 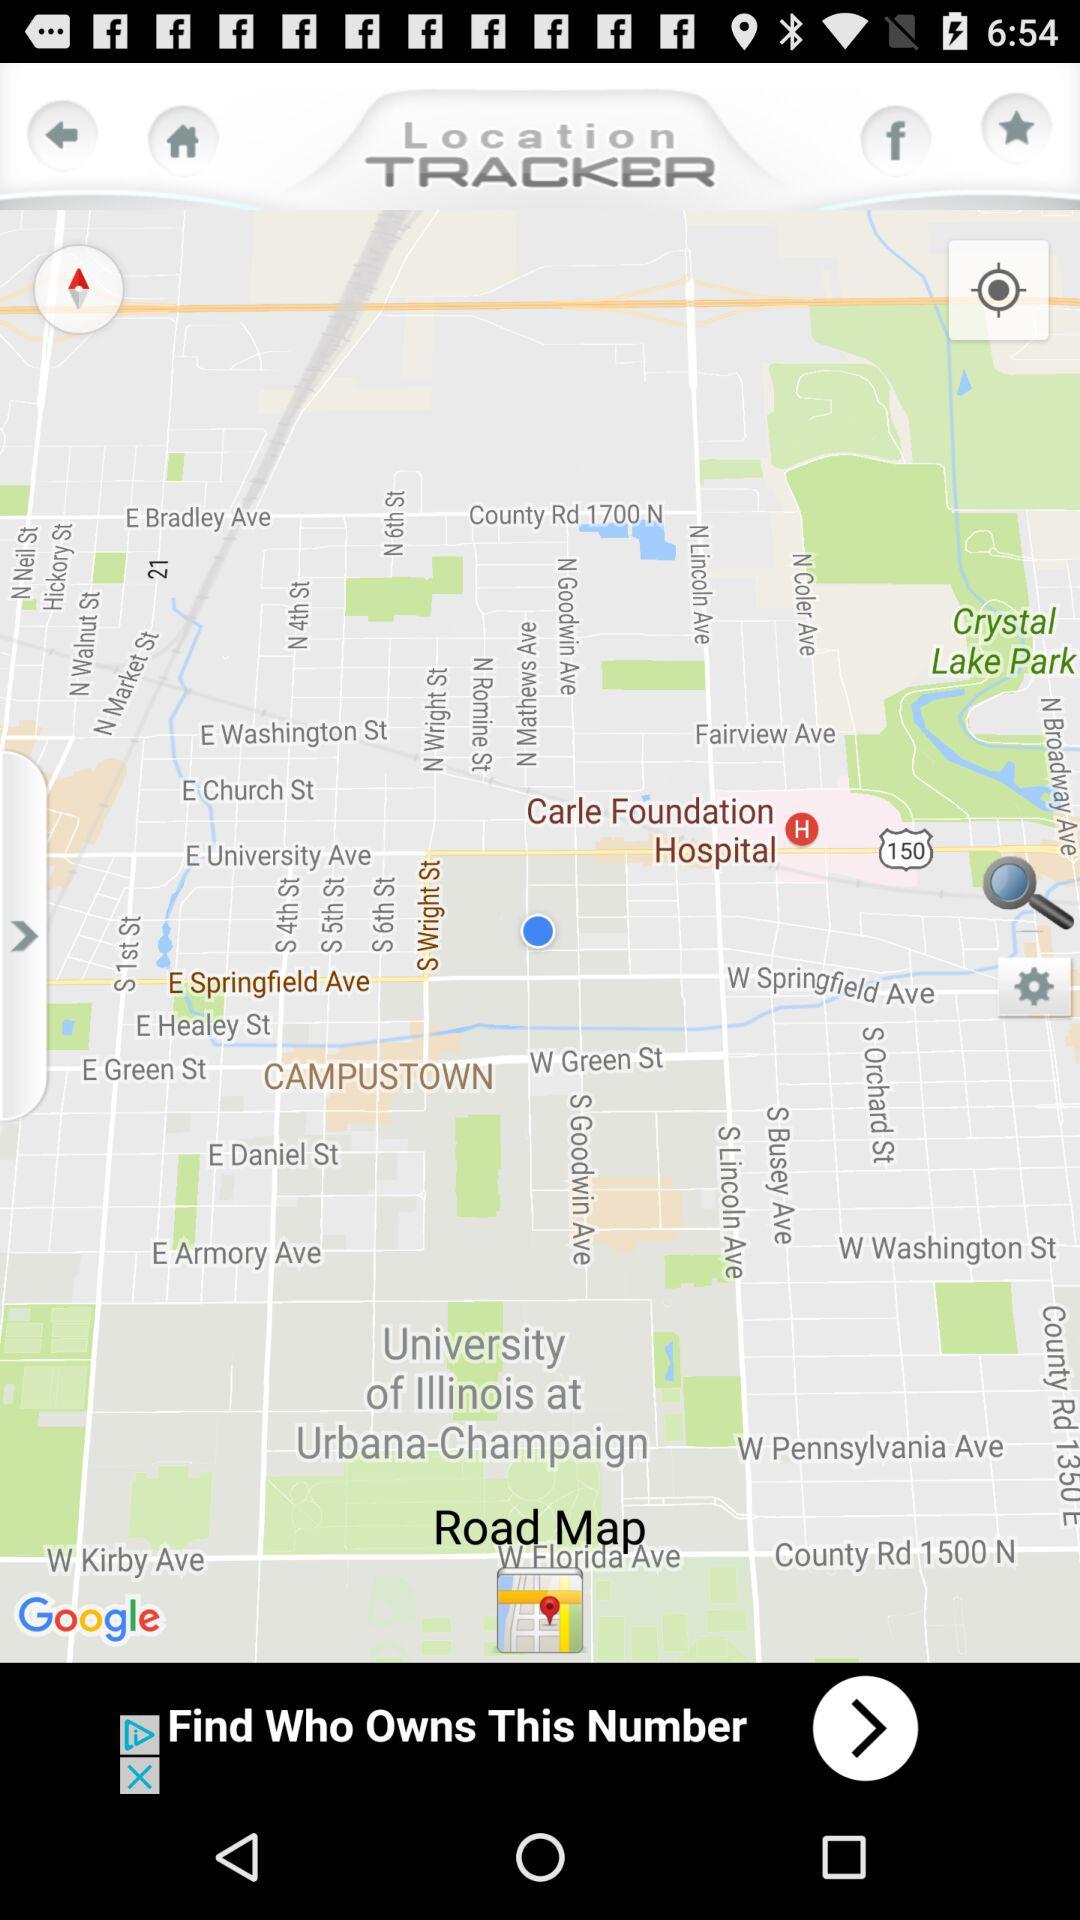 What do you see at coordinates (77, 308) in the screenshot?
I see `the explore icon` at bounding box center [77, 308].